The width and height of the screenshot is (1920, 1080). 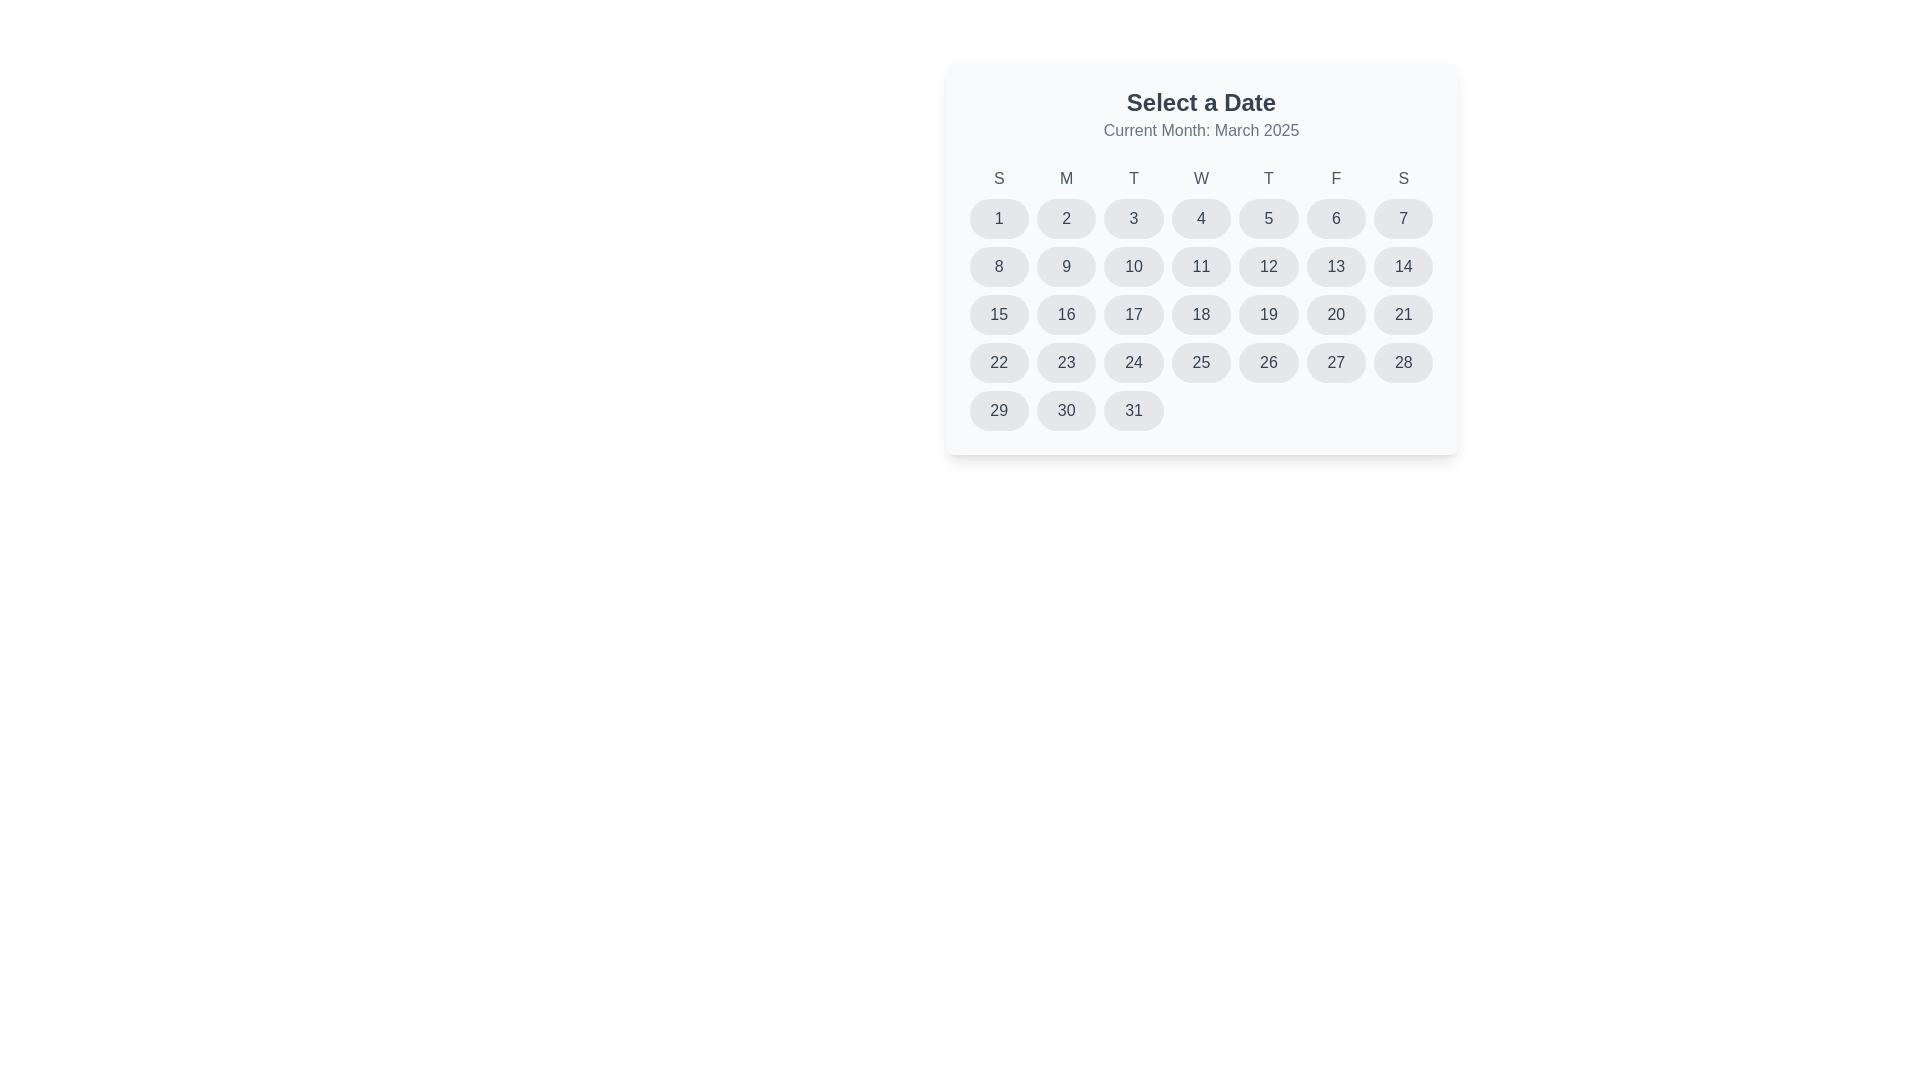 What do you see at coordinates (1402, 219) in the screenshot?
I see `the selectable date '7' button in the calendar interface` at bounding box center [1402, 219].